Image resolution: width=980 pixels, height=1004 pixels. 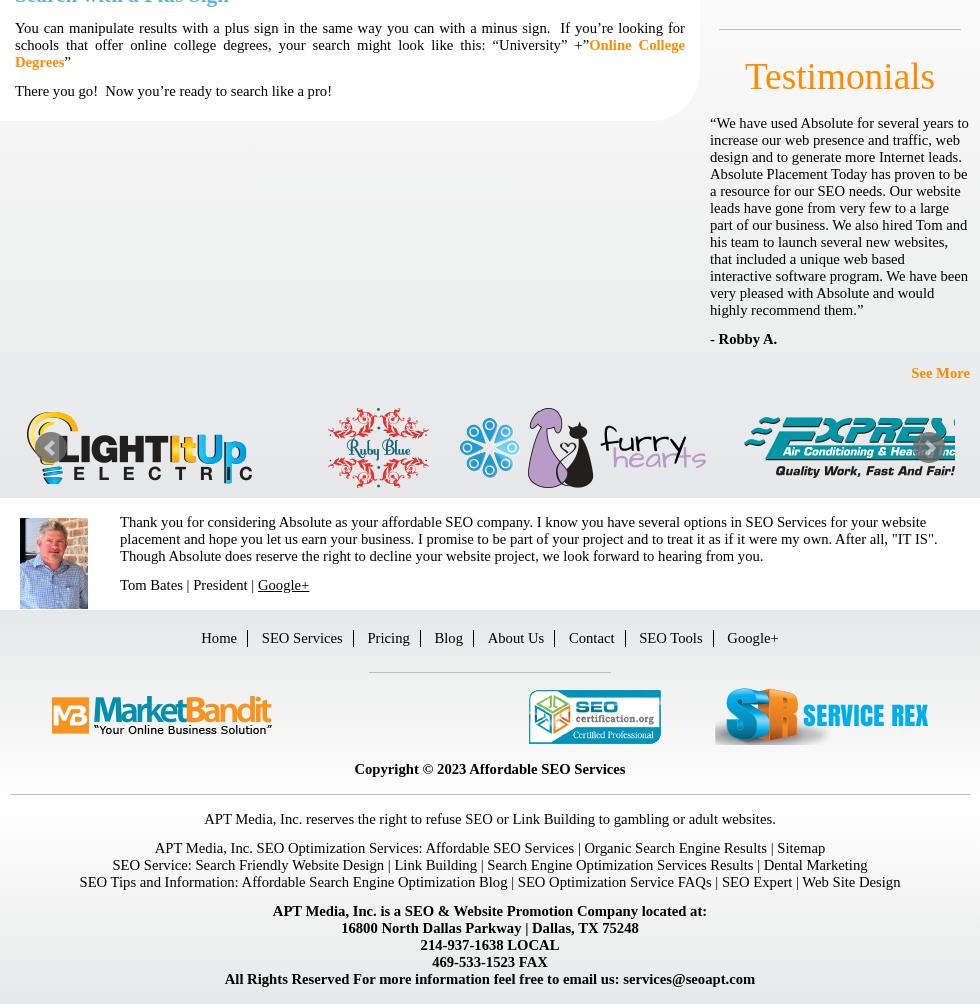 What do you see at coordinates (743, 338) in the screenshot?
I see `'- Robby A.'` at bounding box center [743, 338].